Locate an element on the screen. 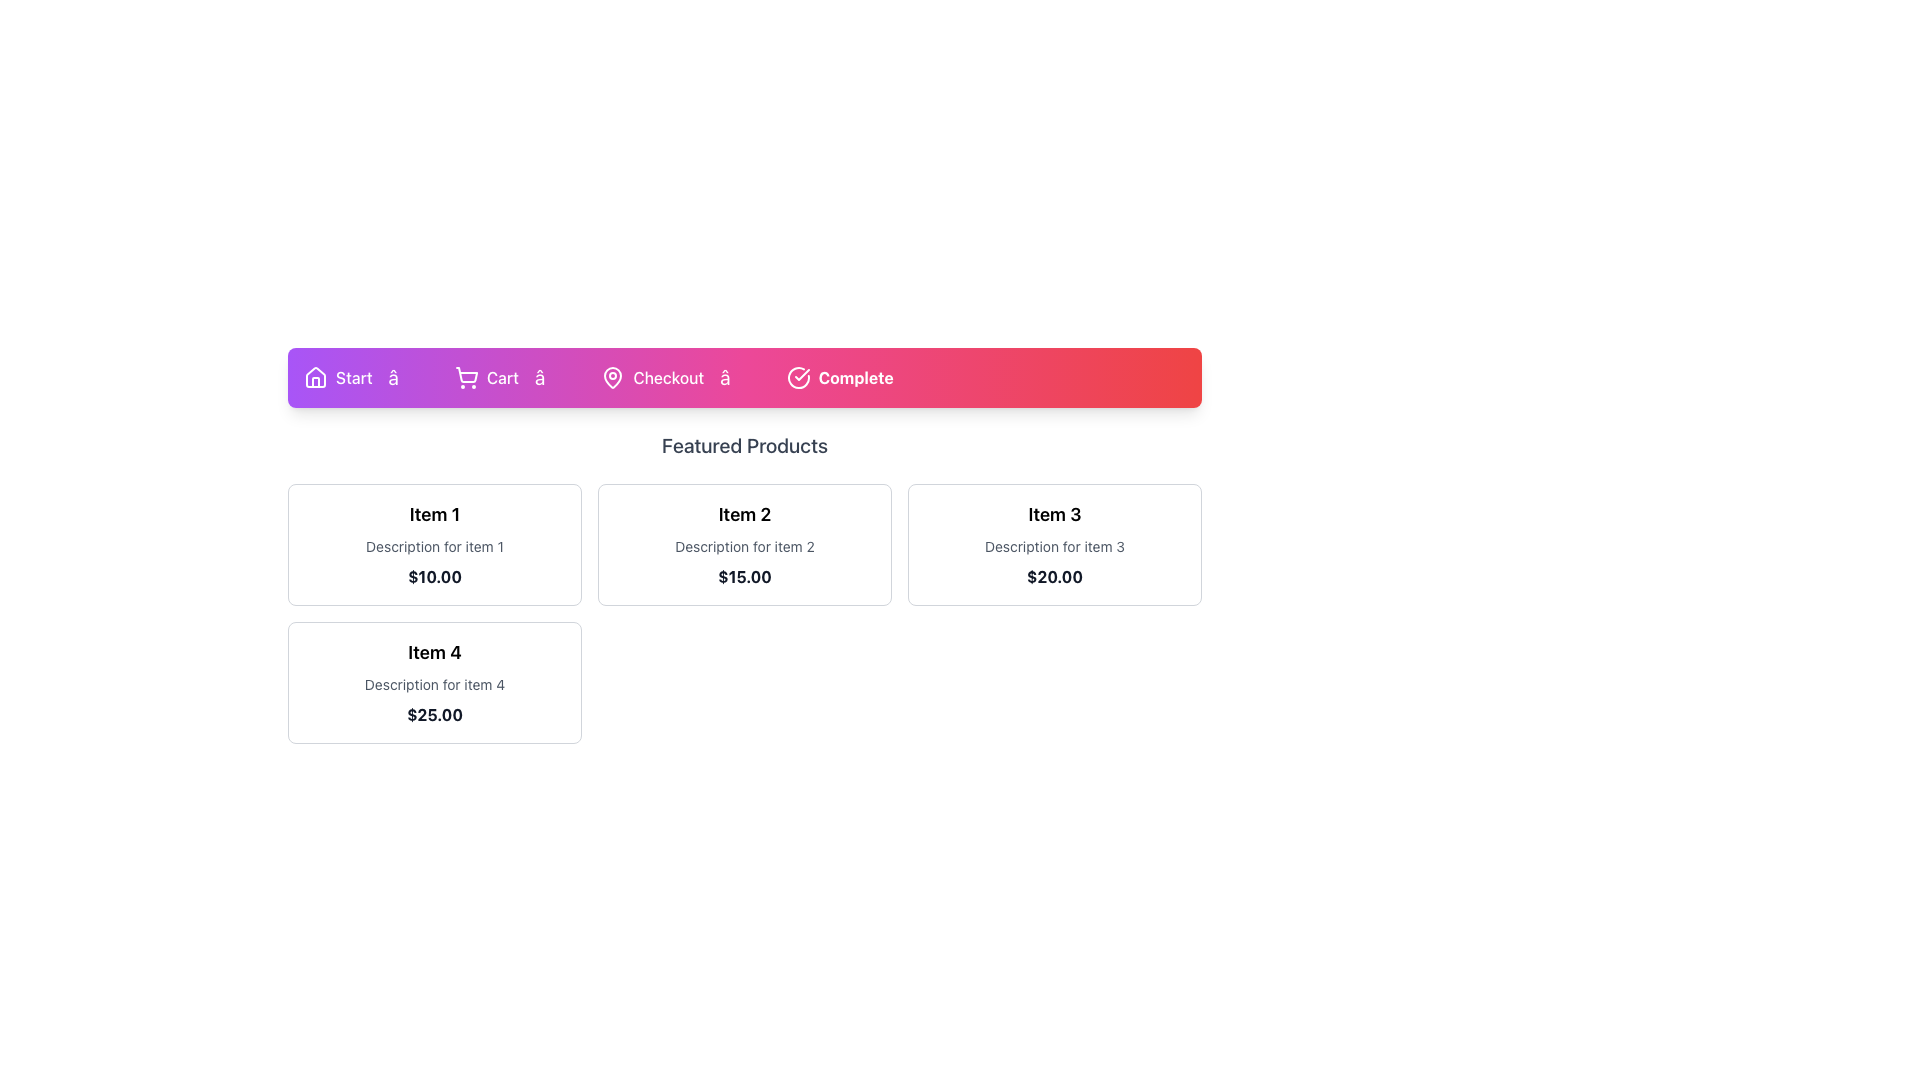  the home navigation label with icon located at the first position in the horizontal navigation bar near the top of the interface is located at coordinates (337, 378).